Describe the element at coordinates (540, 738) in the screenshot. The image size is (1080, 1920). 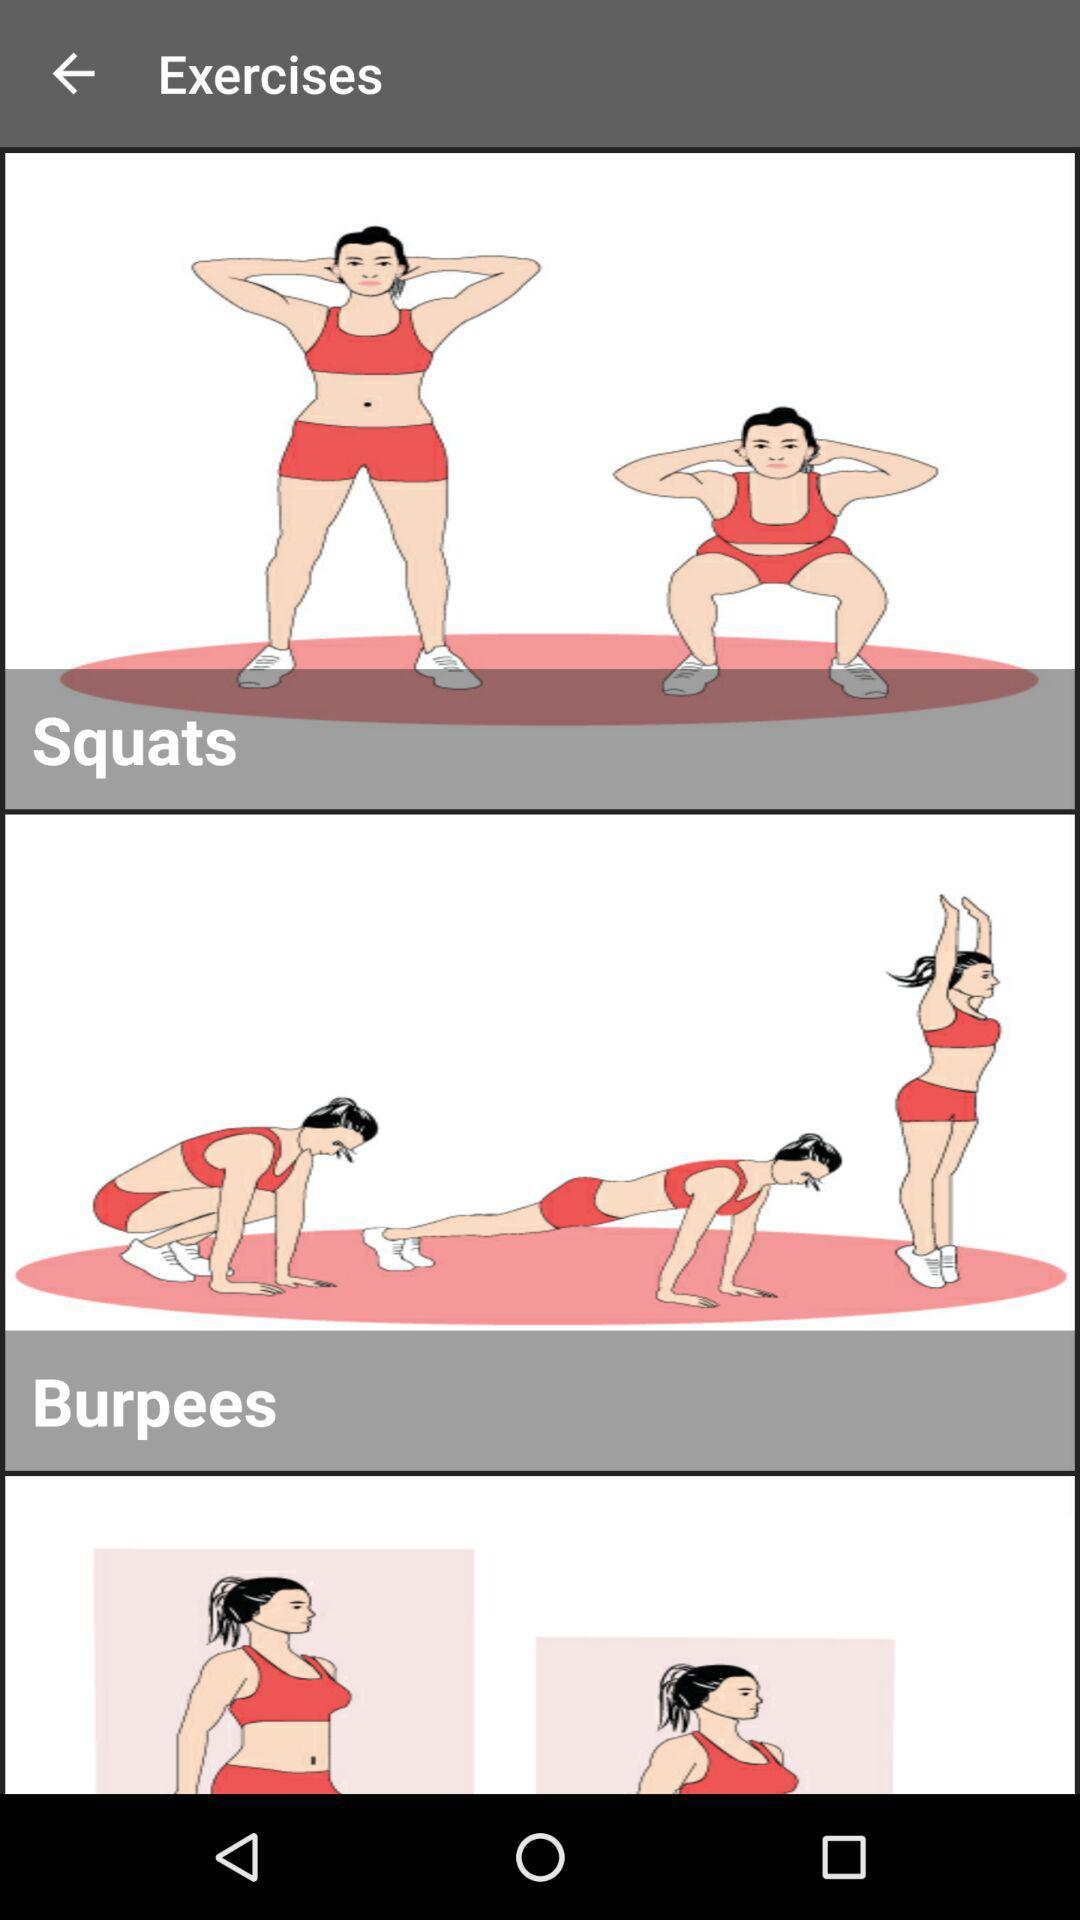
I see `the squats app` at that location.